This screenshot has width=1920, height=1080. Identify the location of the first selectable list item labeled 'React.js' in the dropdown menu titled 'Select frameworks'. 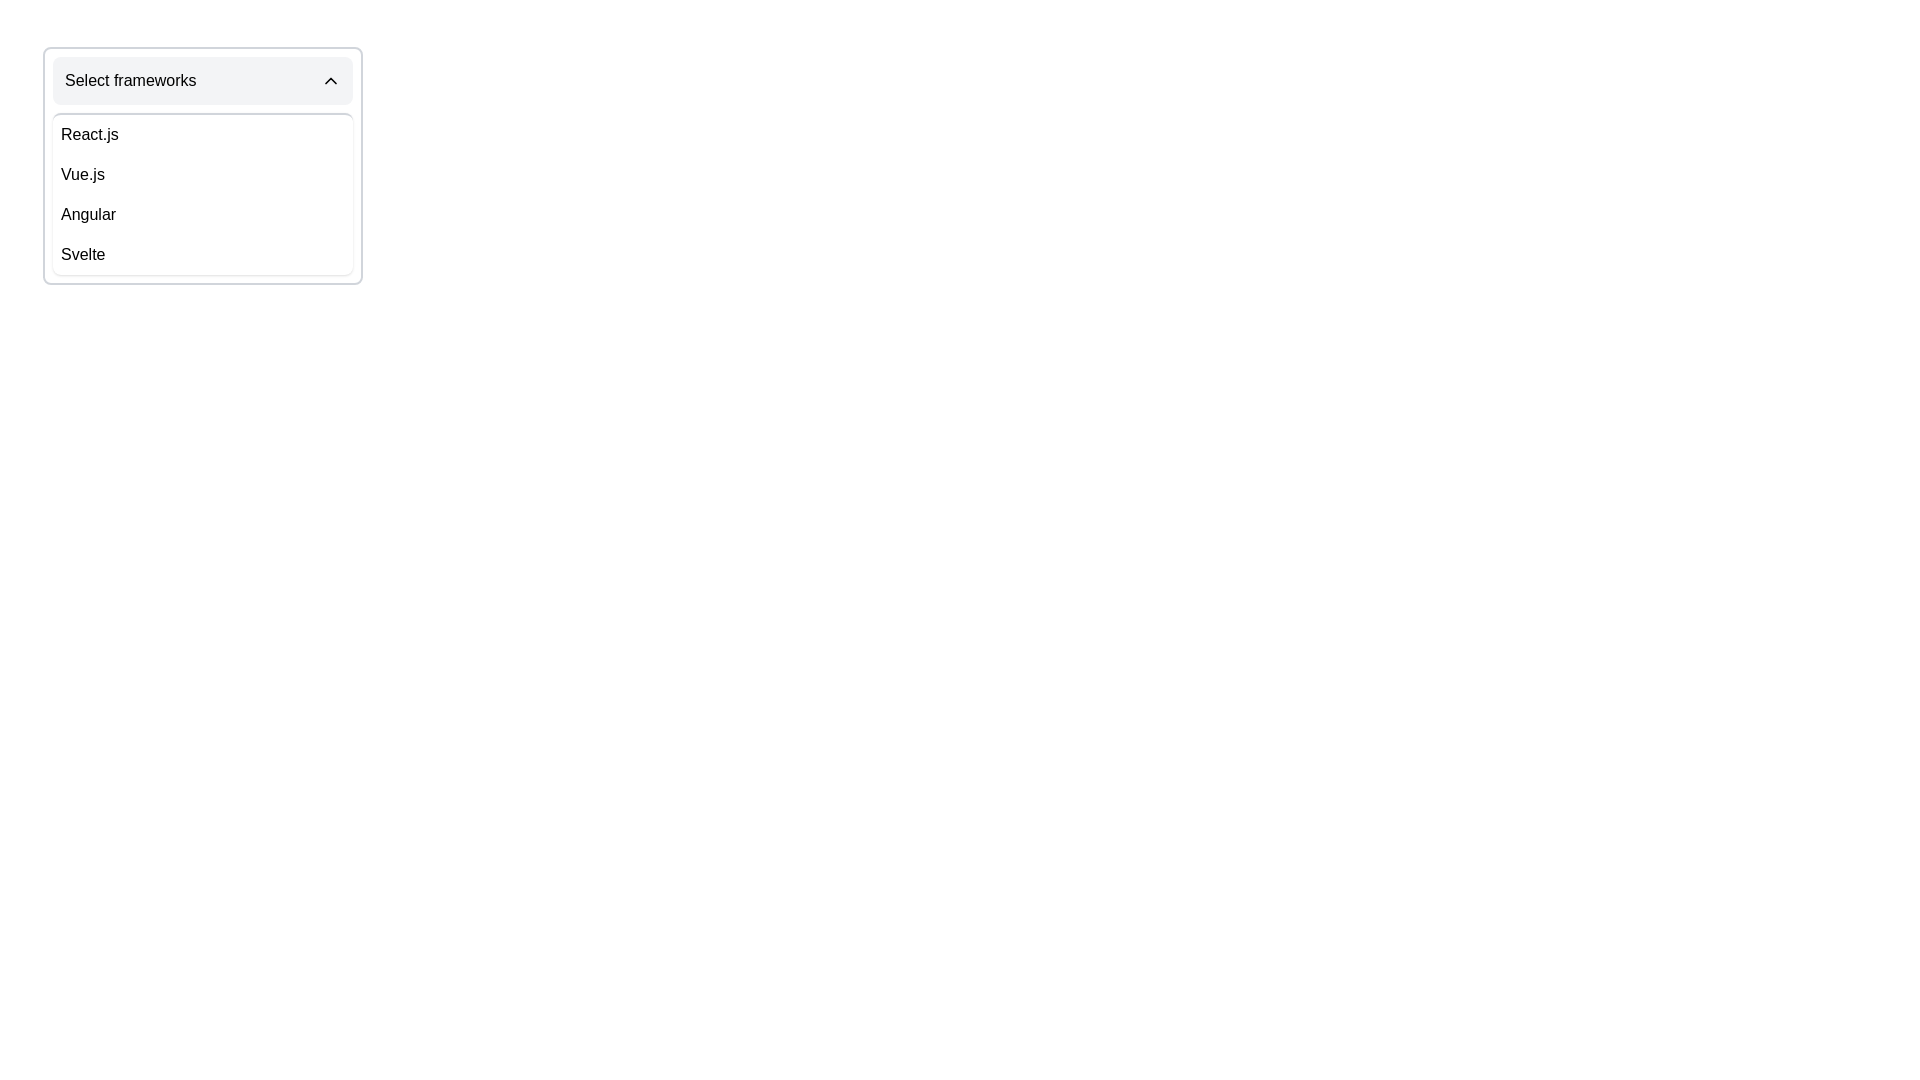
(202, 135).